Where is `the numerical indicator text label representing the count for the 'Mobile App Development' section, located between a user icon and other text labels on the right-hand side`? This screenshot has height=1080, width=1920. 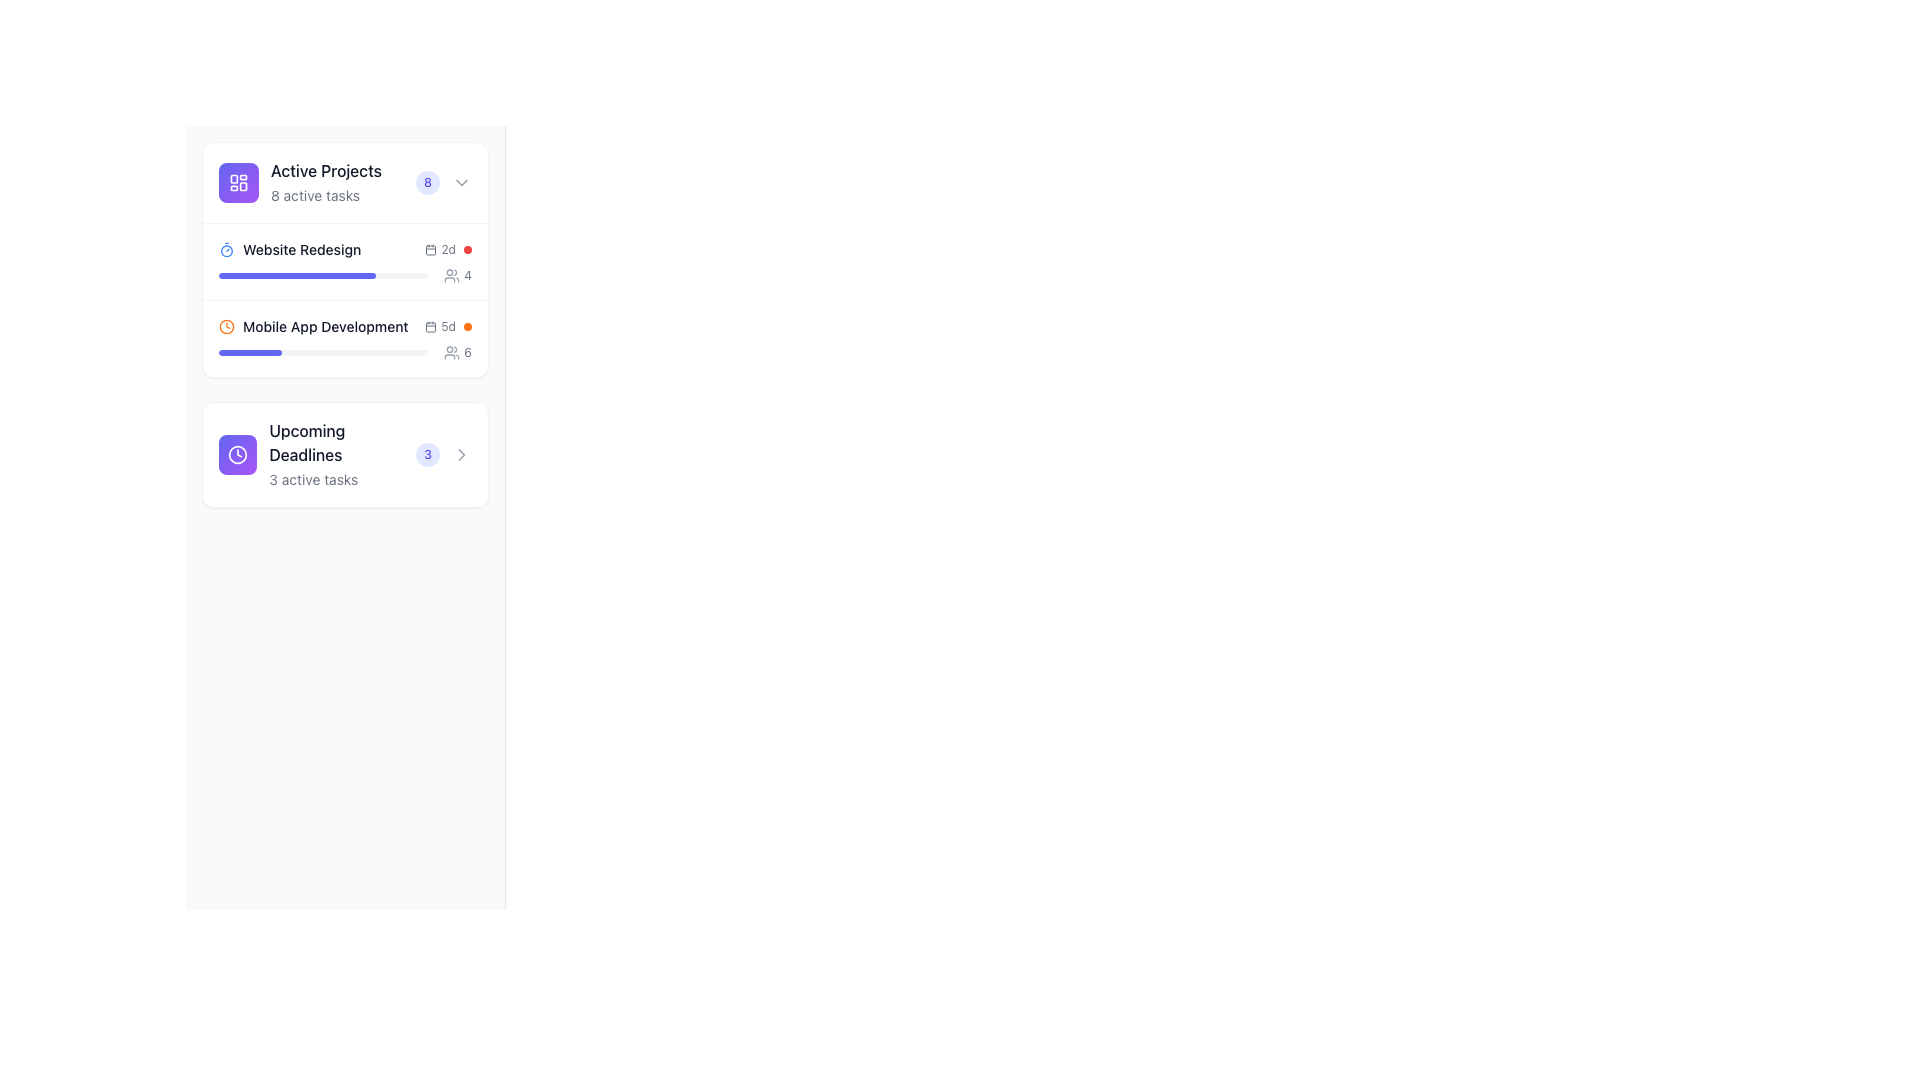 the numerical indicator text label representing the count for the 'Mobile App Development' section, located between a user icon and other text labels on the right-hand side is located at coordinates (467, 352).